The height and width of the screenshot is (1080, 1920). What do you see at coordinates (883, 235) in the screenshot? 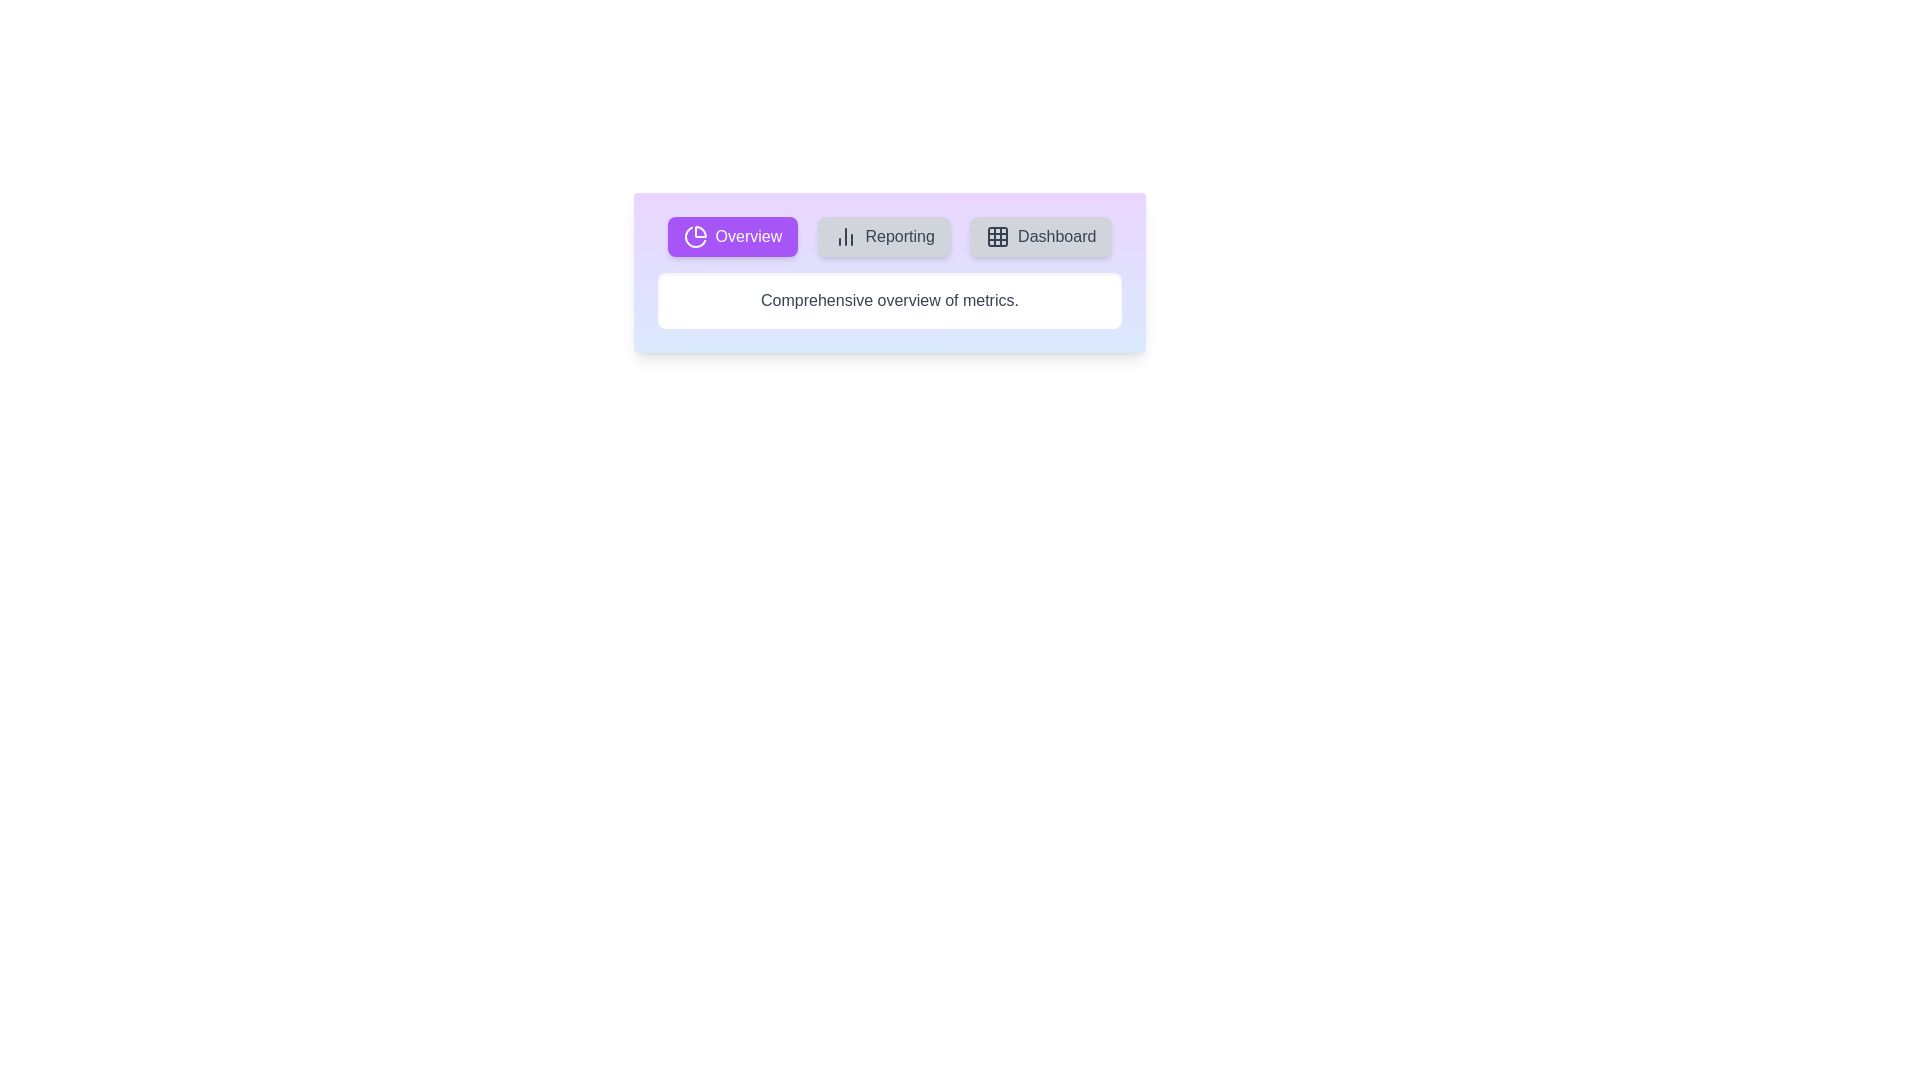
I see `the tab labeled Reporting` at bounding box center [883, 235].